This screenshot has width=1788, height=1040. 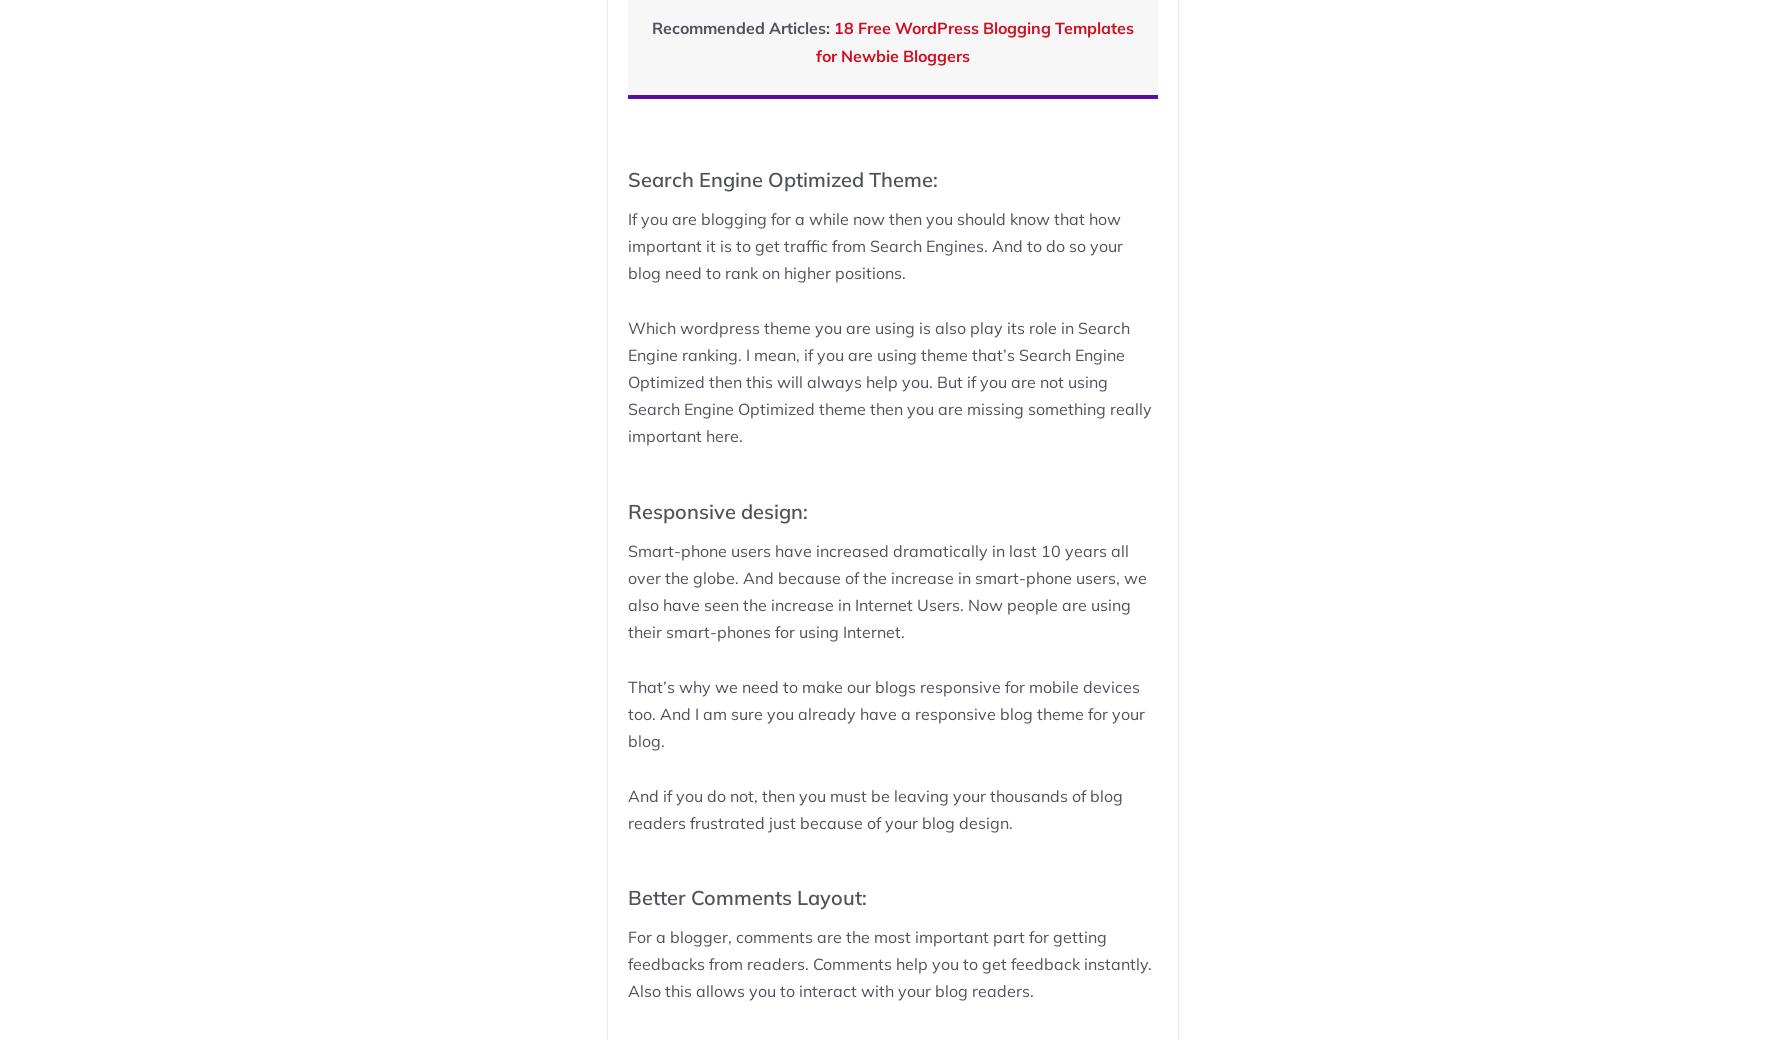 What do you see at coordinates (627, 178) in the screenshot?
I see `'Search Engine Optimized Theme:'` at bounding box center [627, 178].